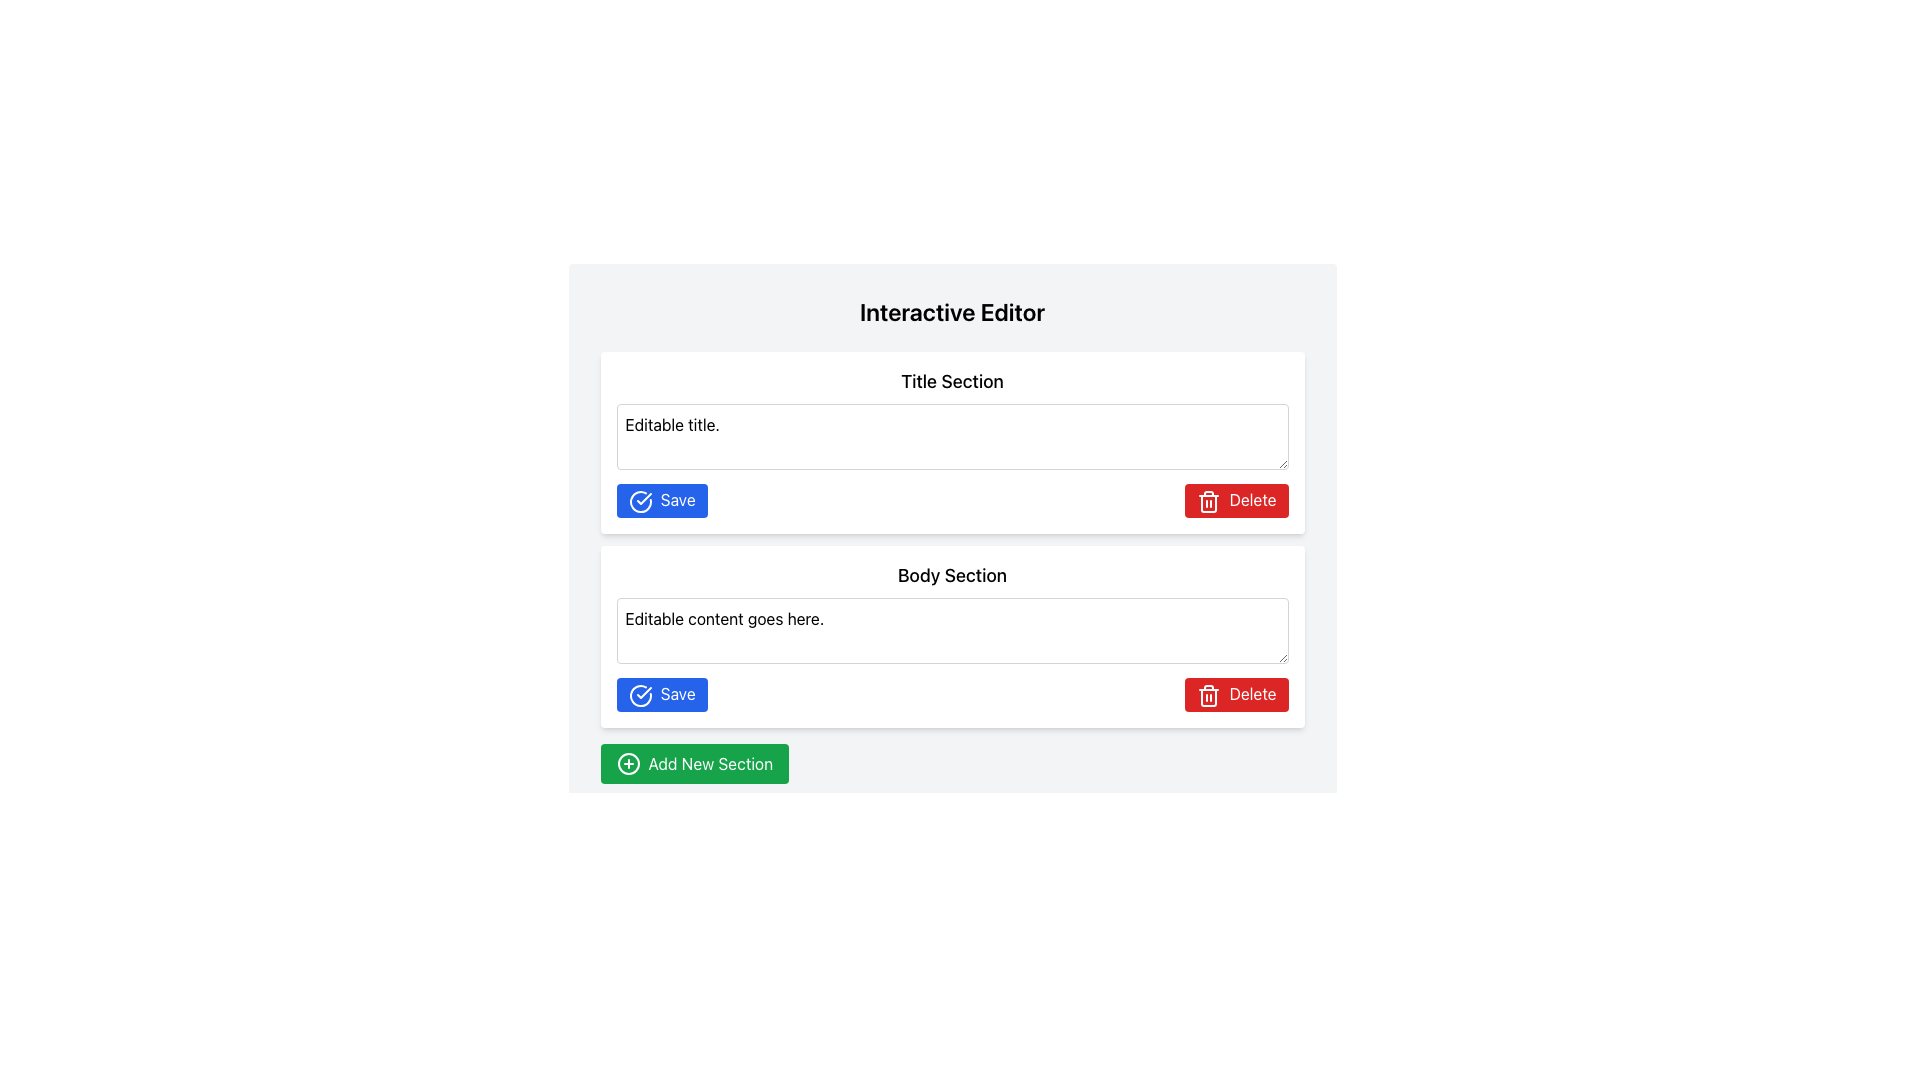 This screenshot has height=1080, width=1920. I want to click on the blue 'Save' button which contains the checkmark icon, so click(643, 496).